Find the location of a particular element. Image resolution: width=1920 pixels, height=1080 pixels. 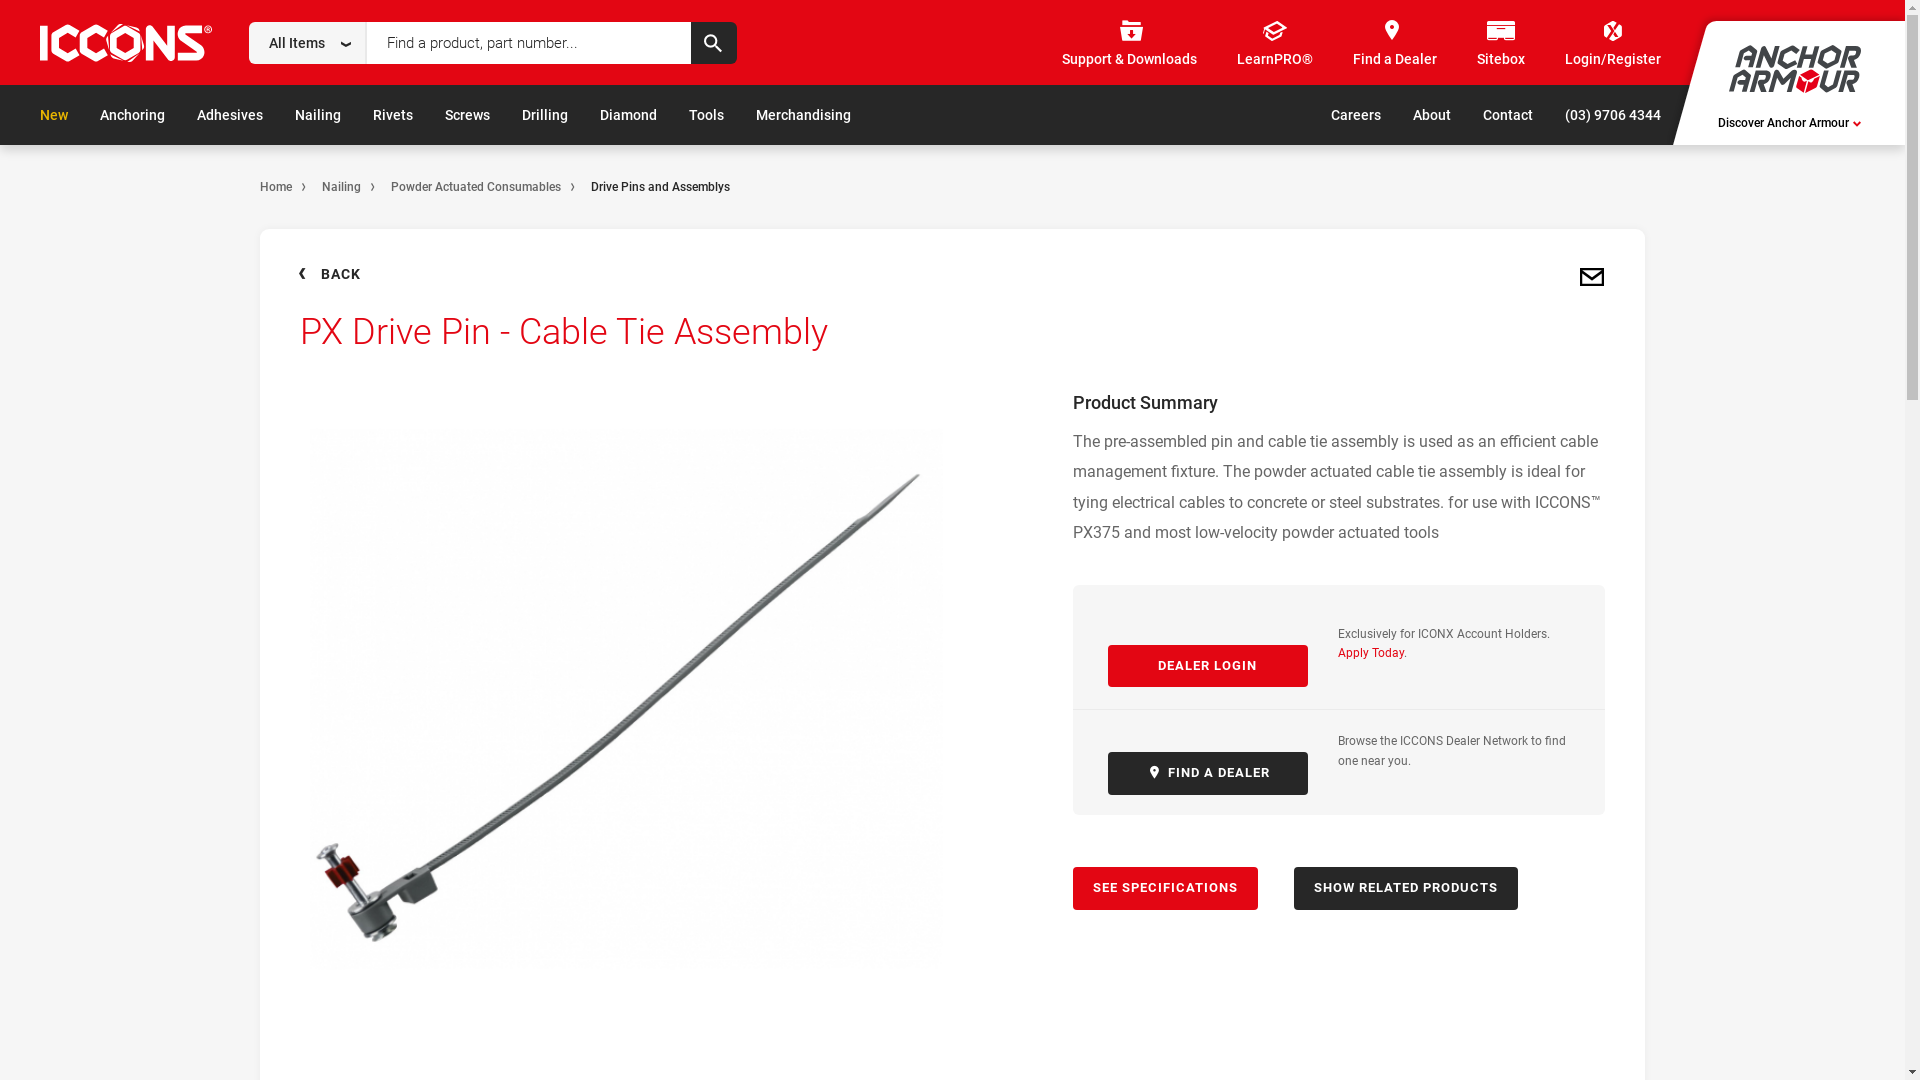

'Rivets' is located at coordinates (393, 115).